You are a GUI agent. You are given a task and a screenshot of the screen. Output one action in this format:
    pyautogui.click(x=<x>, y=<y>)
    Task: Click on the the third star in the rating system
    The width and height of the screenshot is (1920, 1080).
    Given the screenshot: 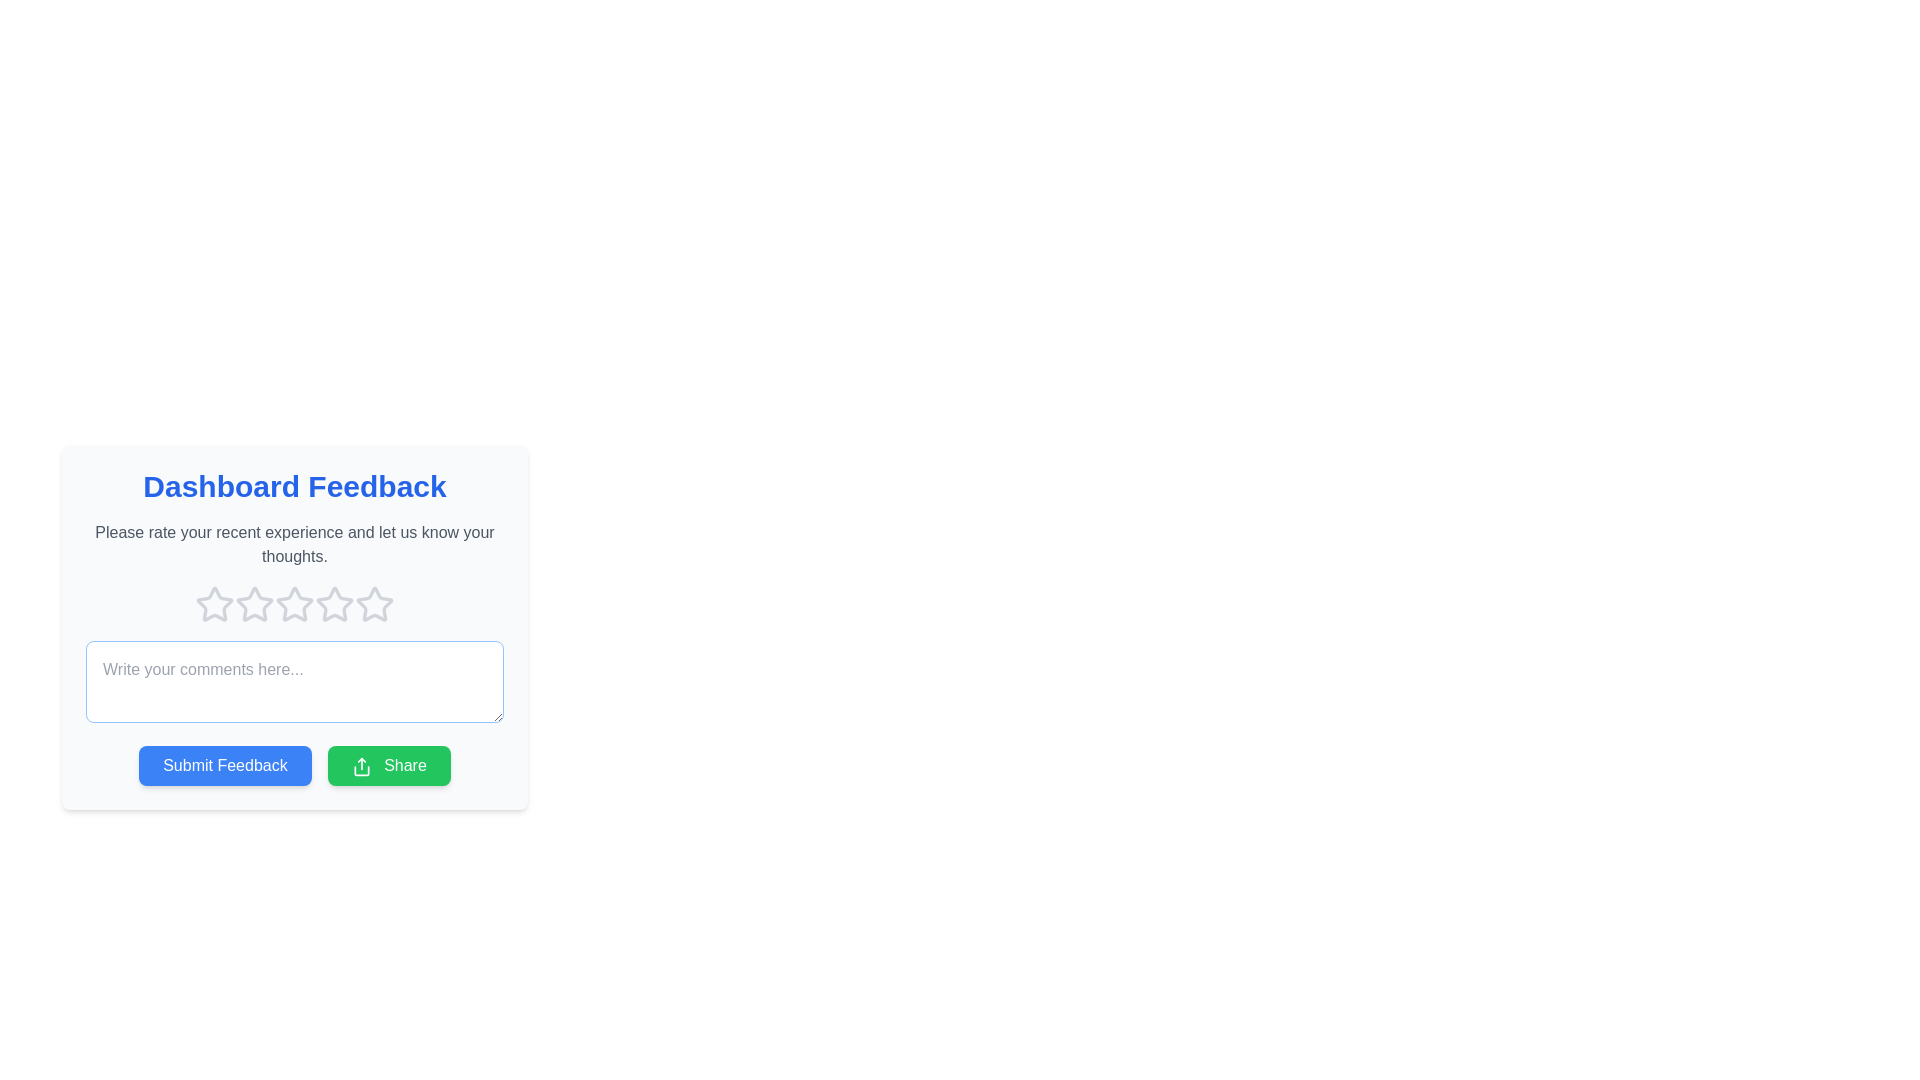 What is the action you would take?
    pyautogui.click(x=293, y=626)
    